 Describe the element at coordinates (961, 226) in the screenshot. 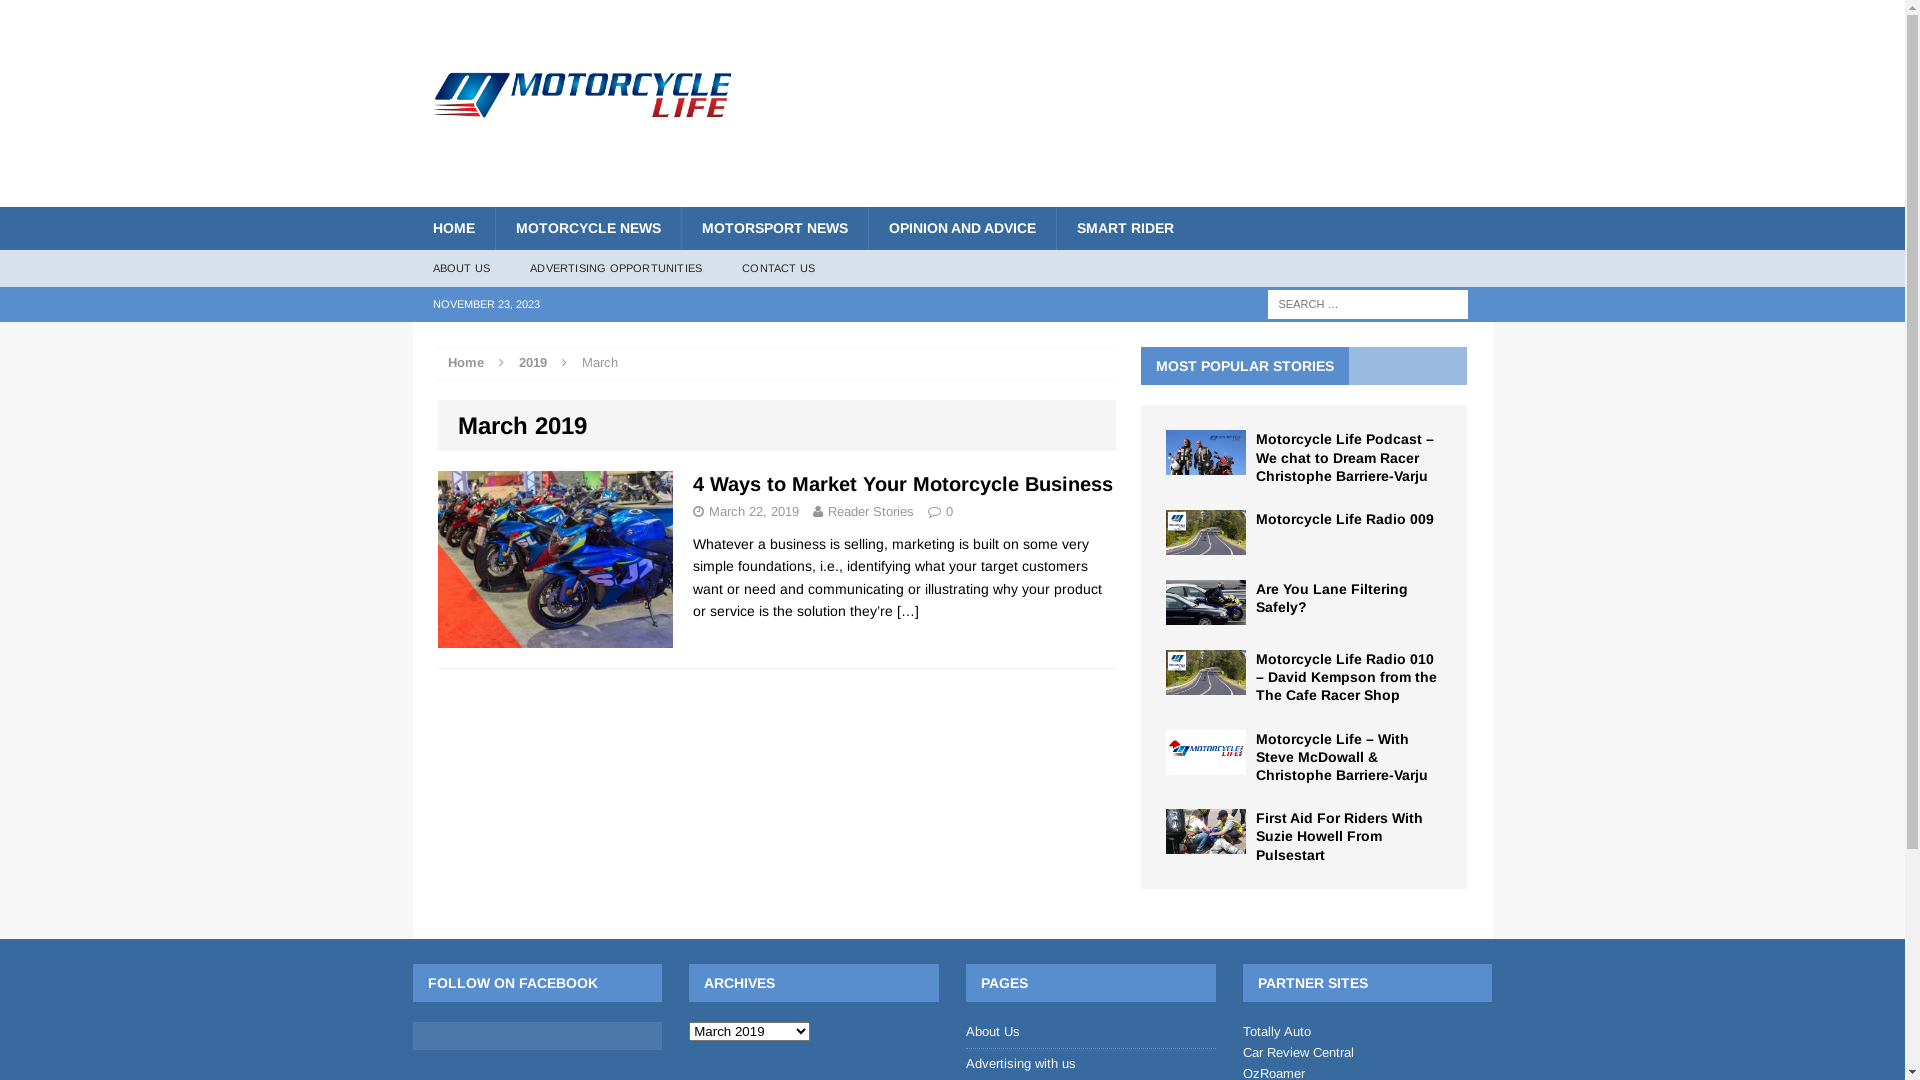

I see `'OPINION AND ADVICE'` at that location.